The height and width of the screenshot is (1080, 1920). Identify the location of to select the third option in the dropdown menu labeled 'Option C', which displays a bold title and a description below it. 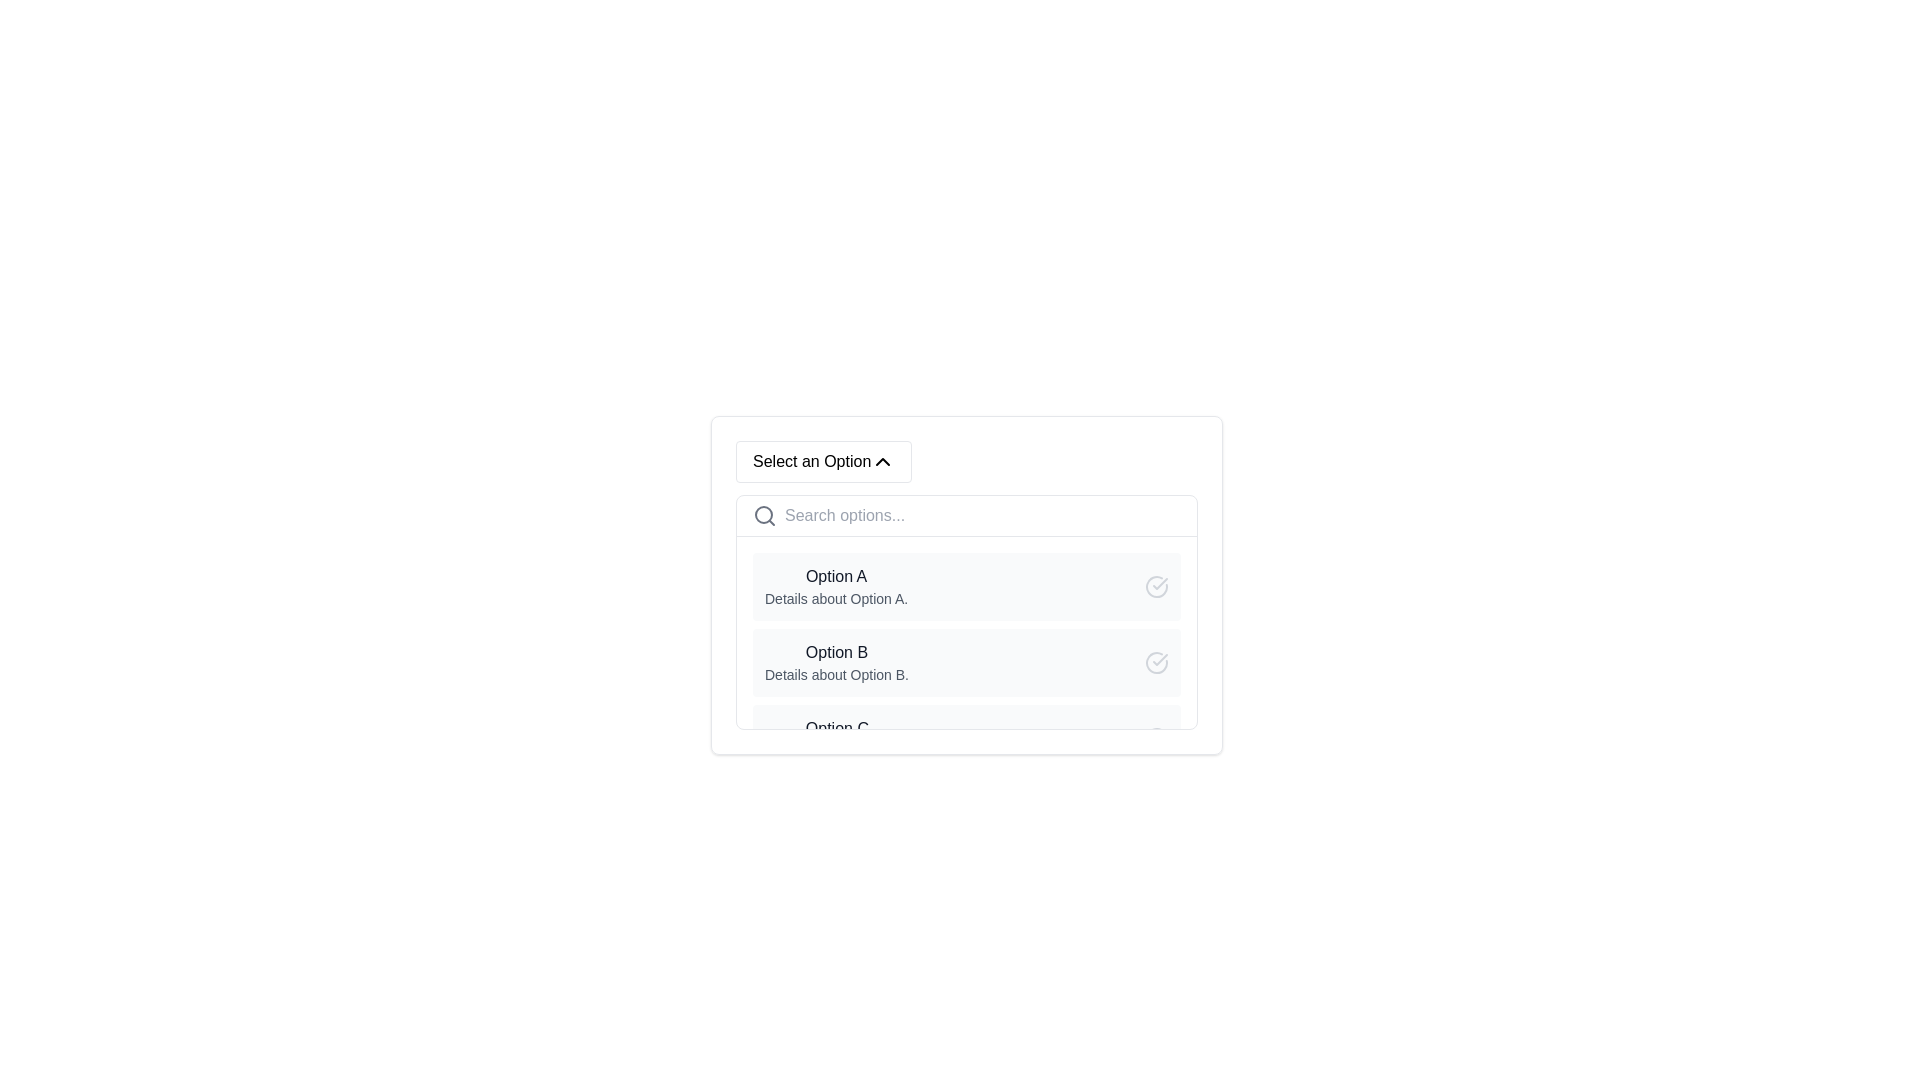
(837, 739).